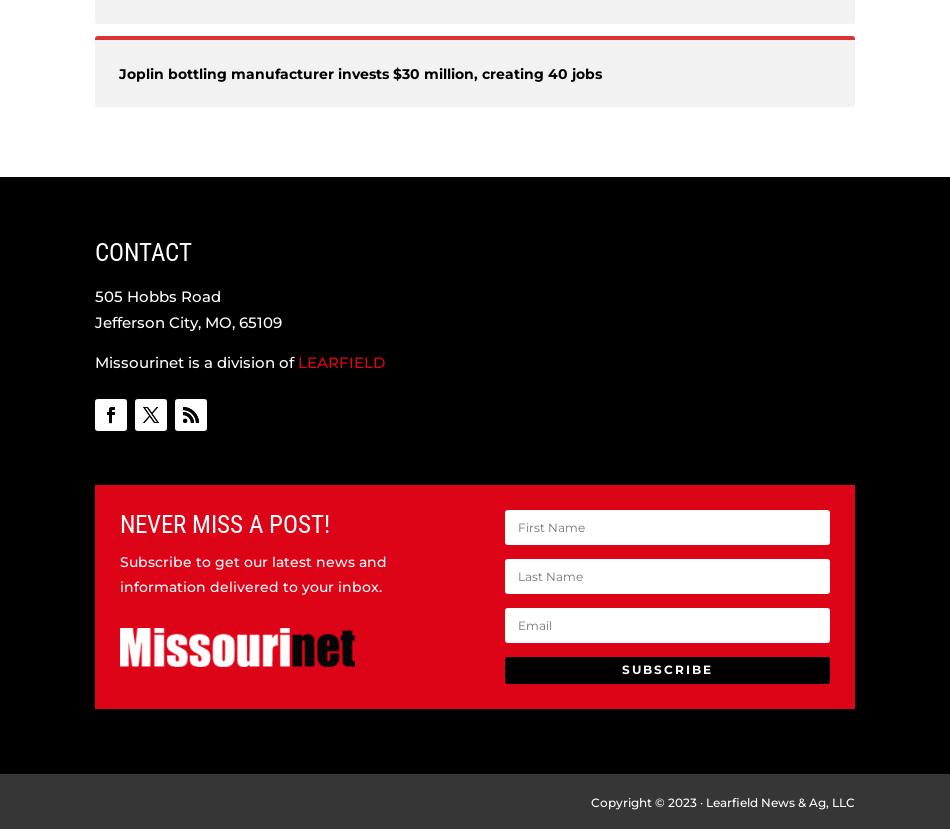 This screenshot has height=829, width=950. I want to click on 'Jefferson City, MO, 65109', so click(188, 321).